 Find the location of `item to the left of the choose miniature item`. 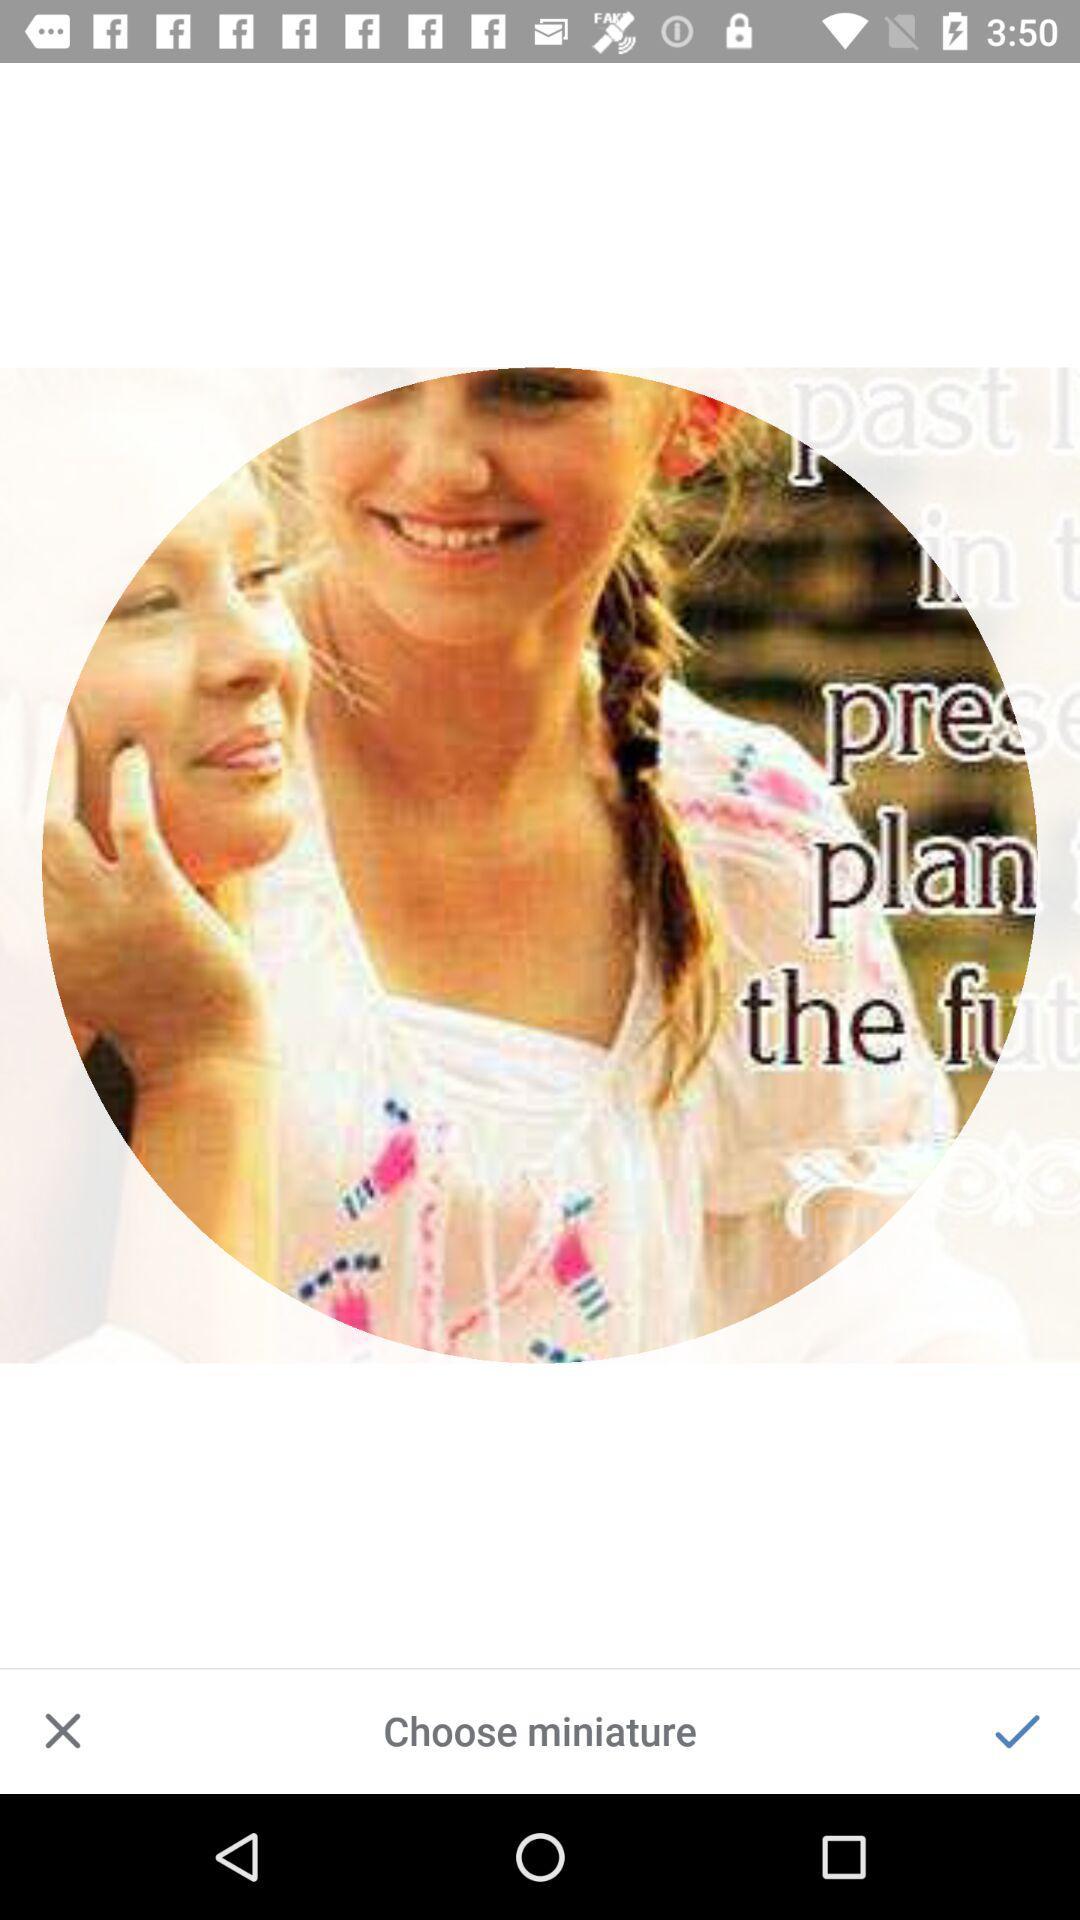

item to the left of the choose miniature item is located at coordinates (61, 1730).